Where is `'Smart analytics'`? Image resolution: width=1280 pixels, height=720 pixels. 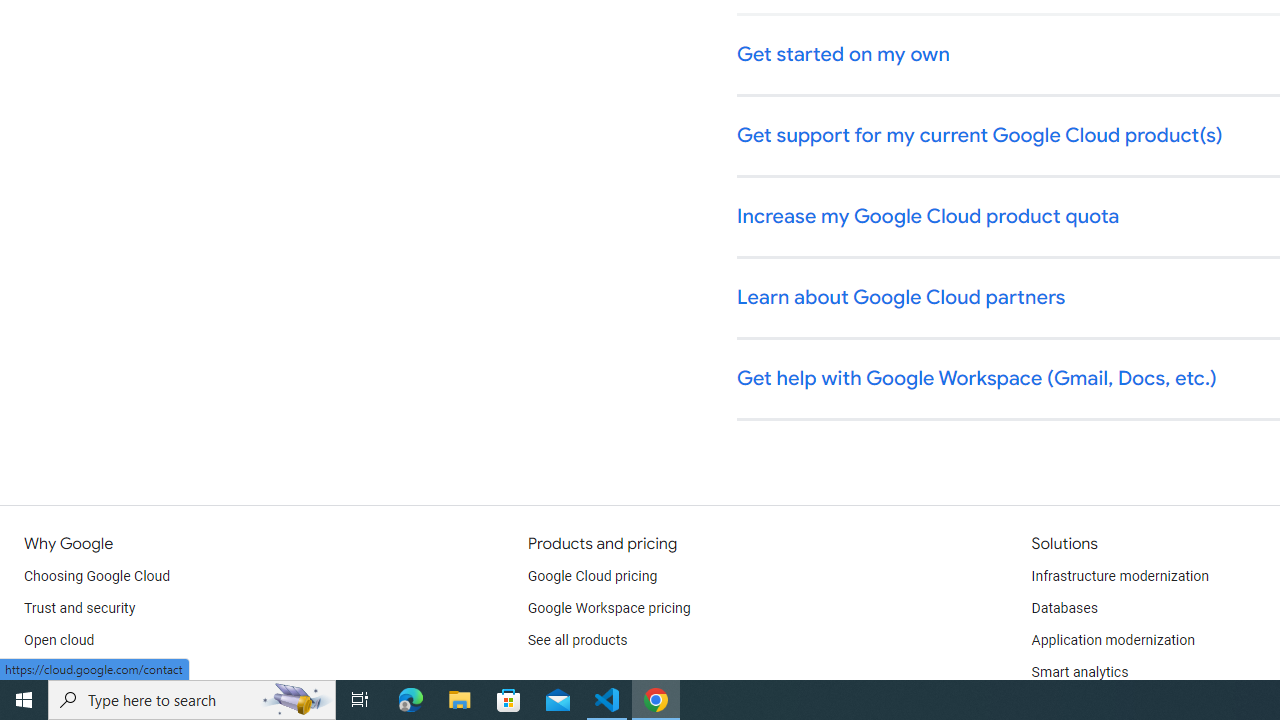
'Smart analytics' is located at coordinates (1078, 672).